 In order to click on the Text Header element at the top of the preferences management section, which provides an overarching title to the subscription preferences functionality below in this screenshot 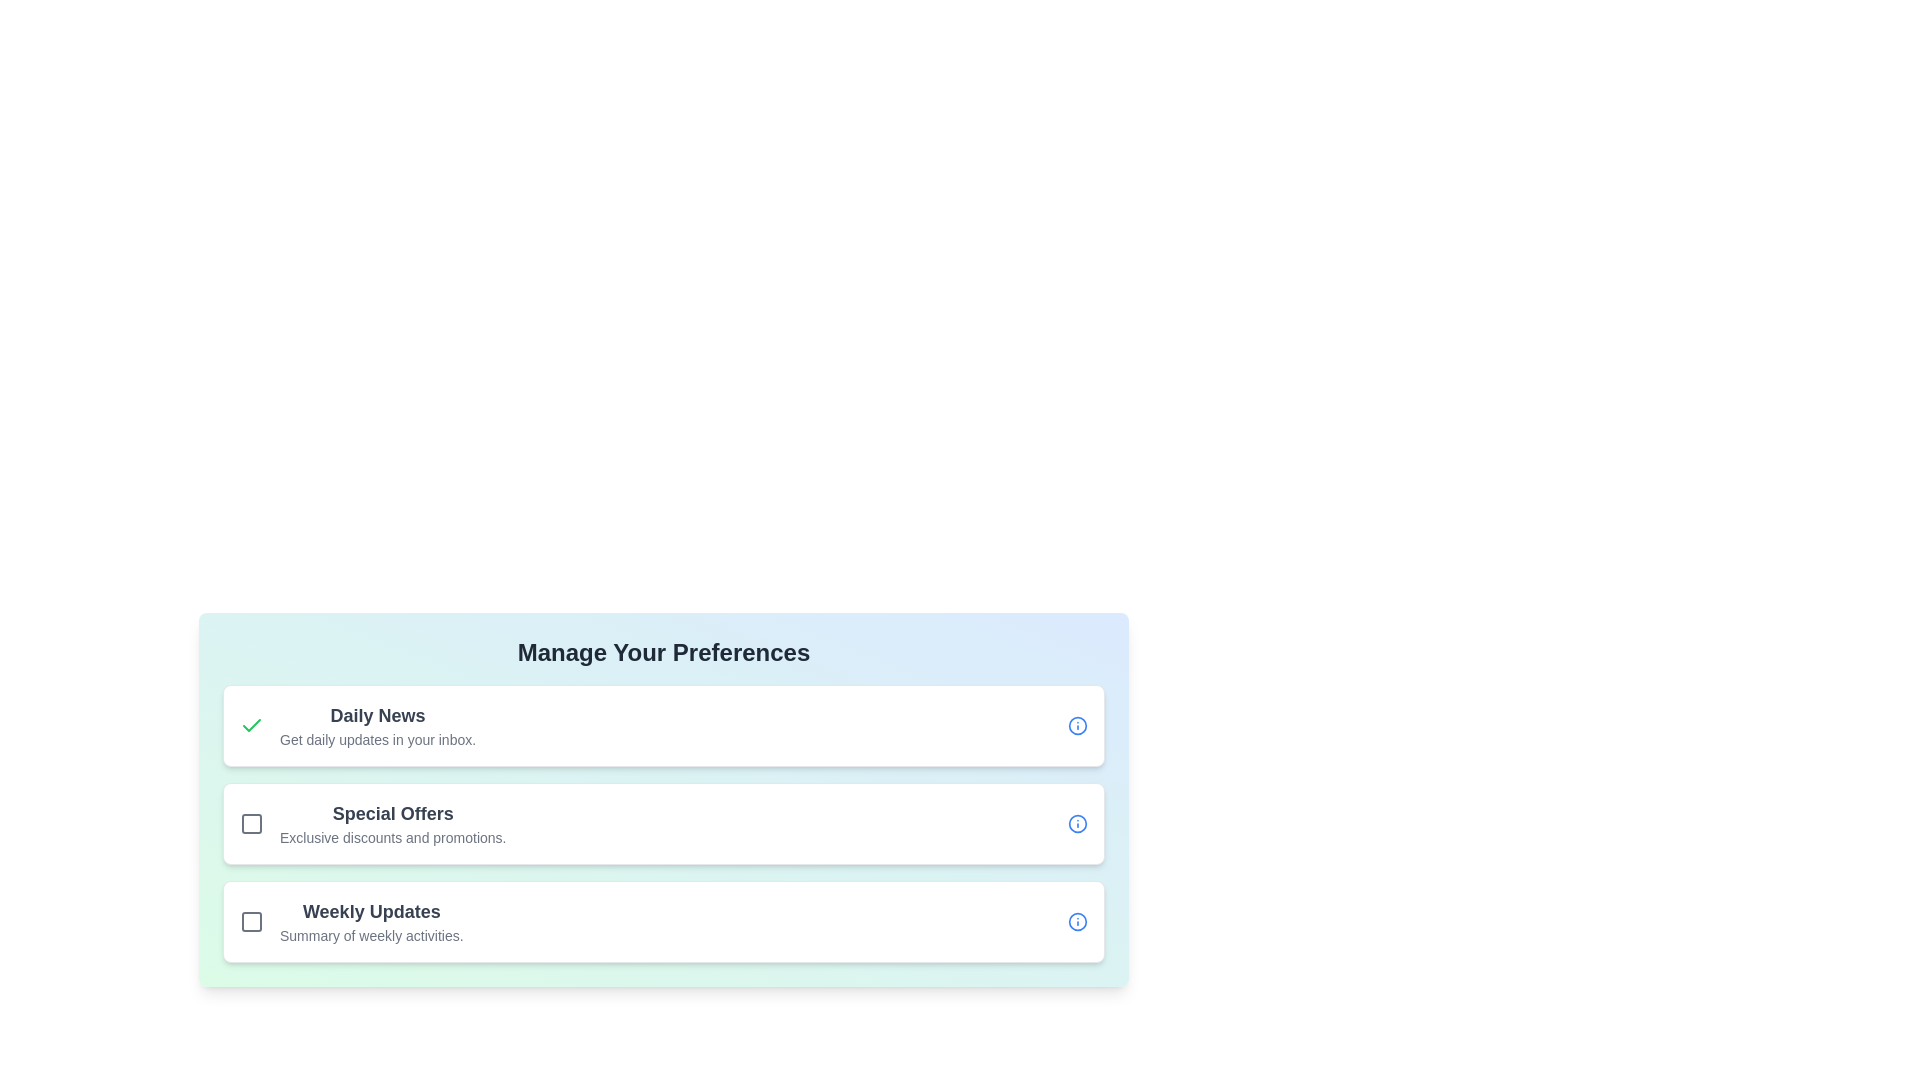, I will do `click(663, 652)`.